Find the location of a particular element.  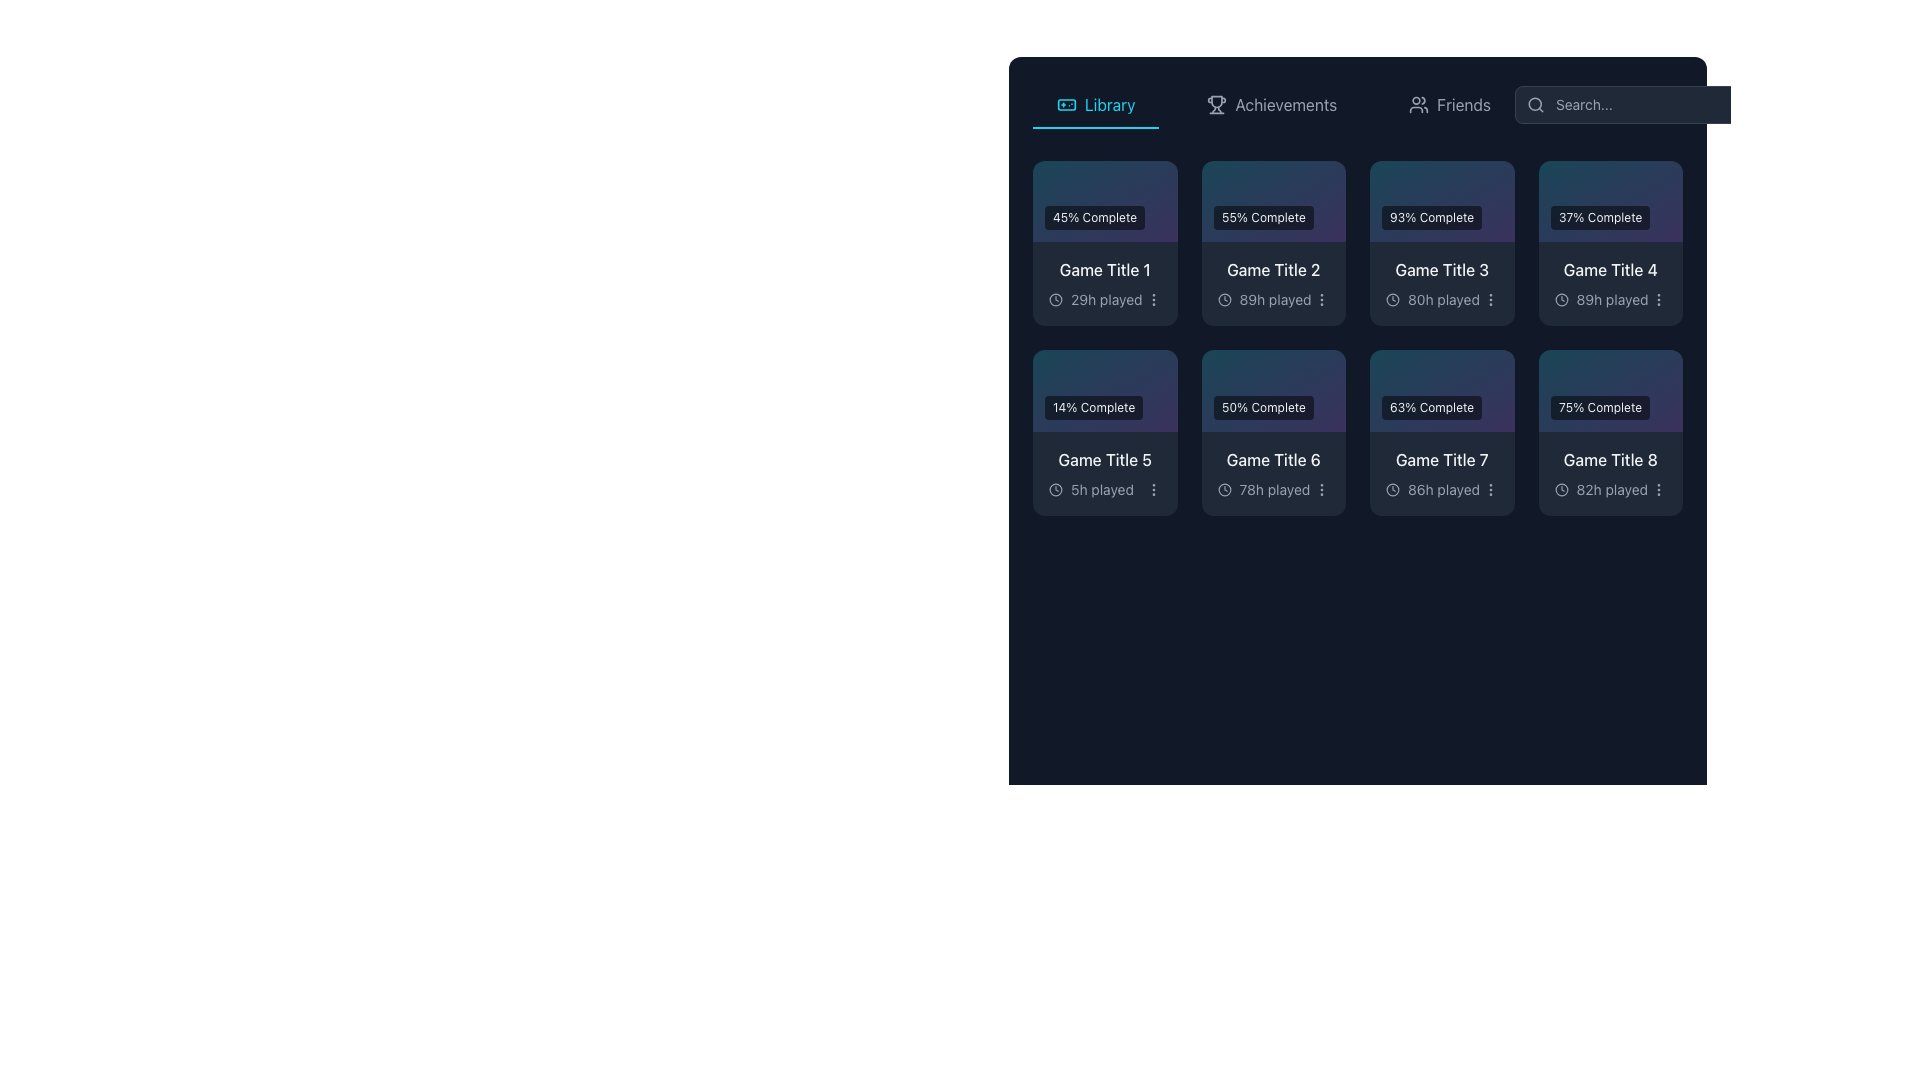

game information from the Informative card located in the fourth row, second column of the game library grid, which displays the game's title and time spent playing, along with a completion percentage label above is located at coordinates (1442, 473).